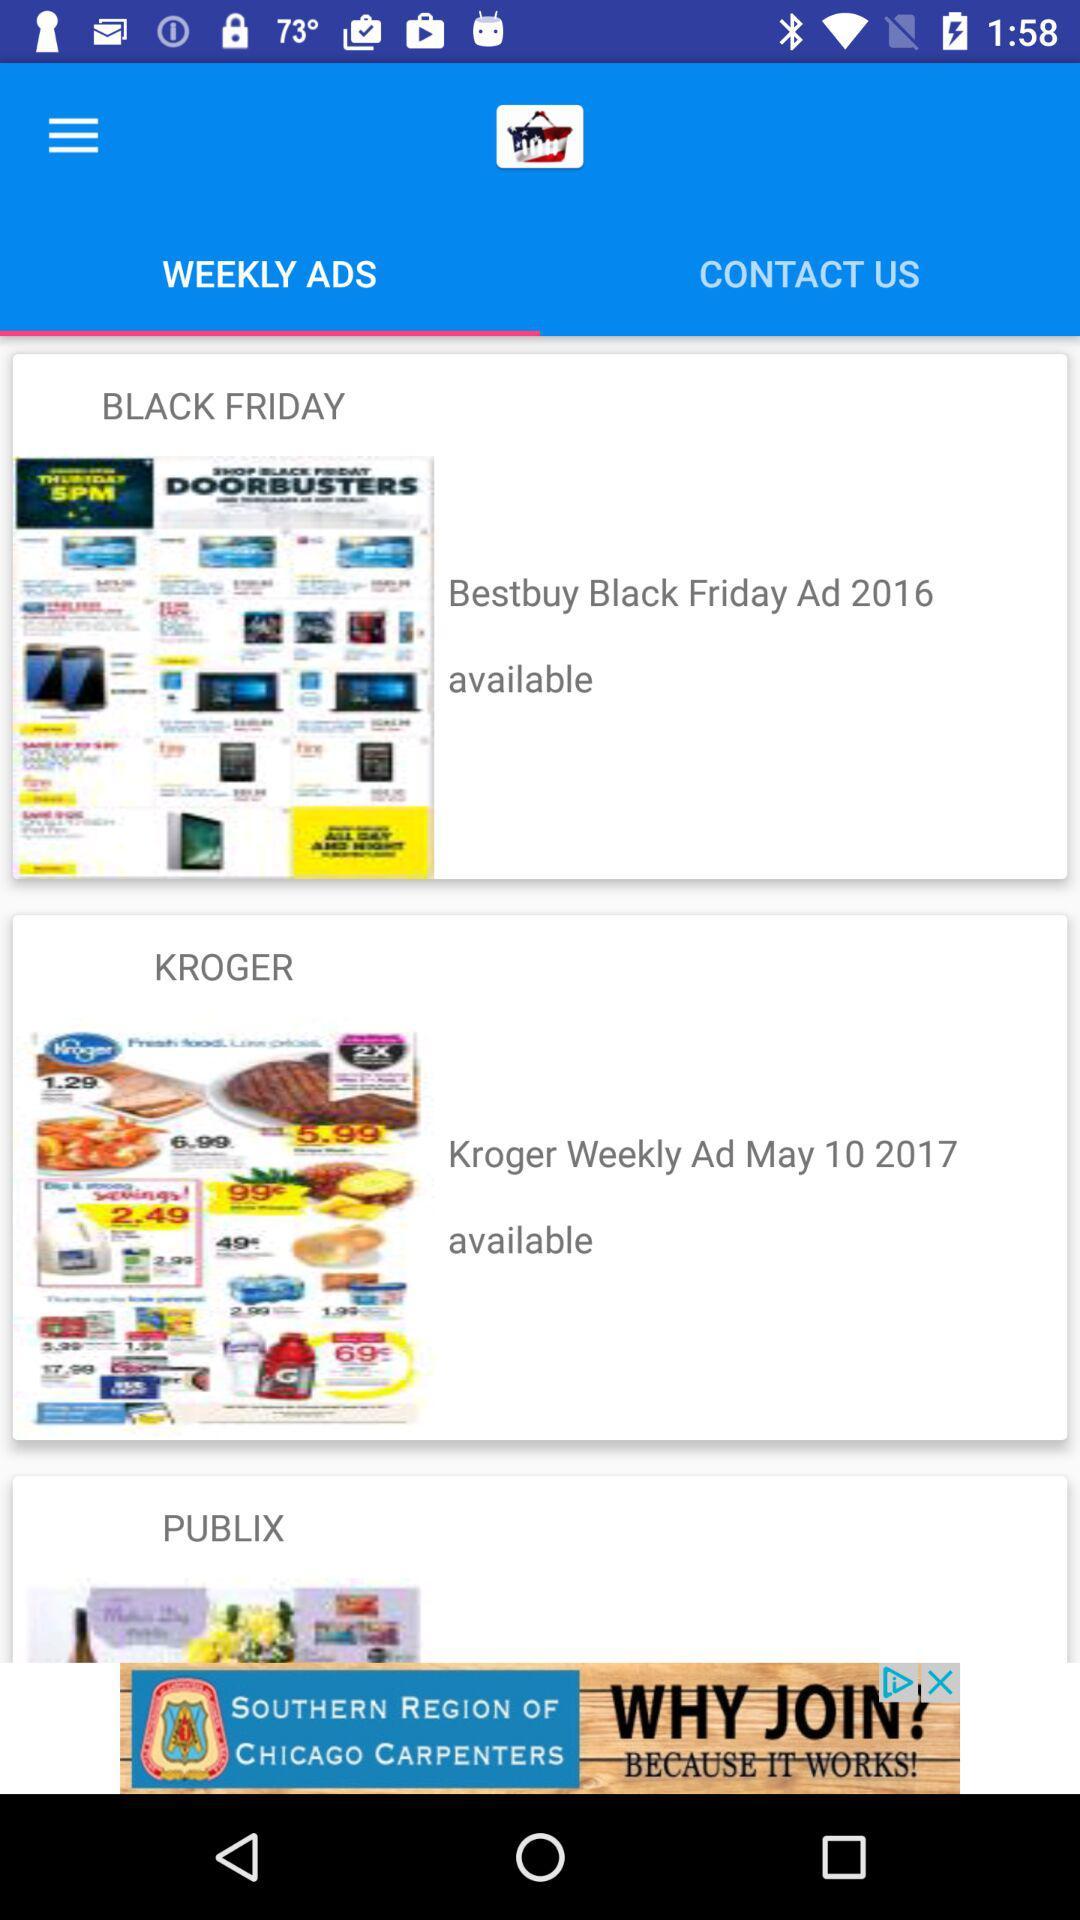  What do you see at coordinates (223, 1620) in the screenshot?
I see `the image which is below publix` at bounding box center [223, 1620].